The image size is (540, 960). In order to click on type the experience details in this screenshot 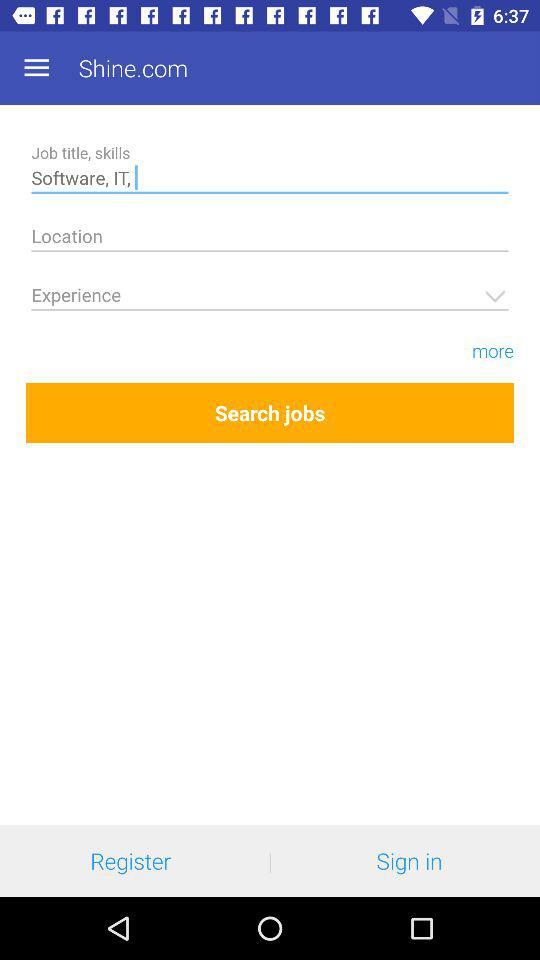, I will do `click(270, 297)`.